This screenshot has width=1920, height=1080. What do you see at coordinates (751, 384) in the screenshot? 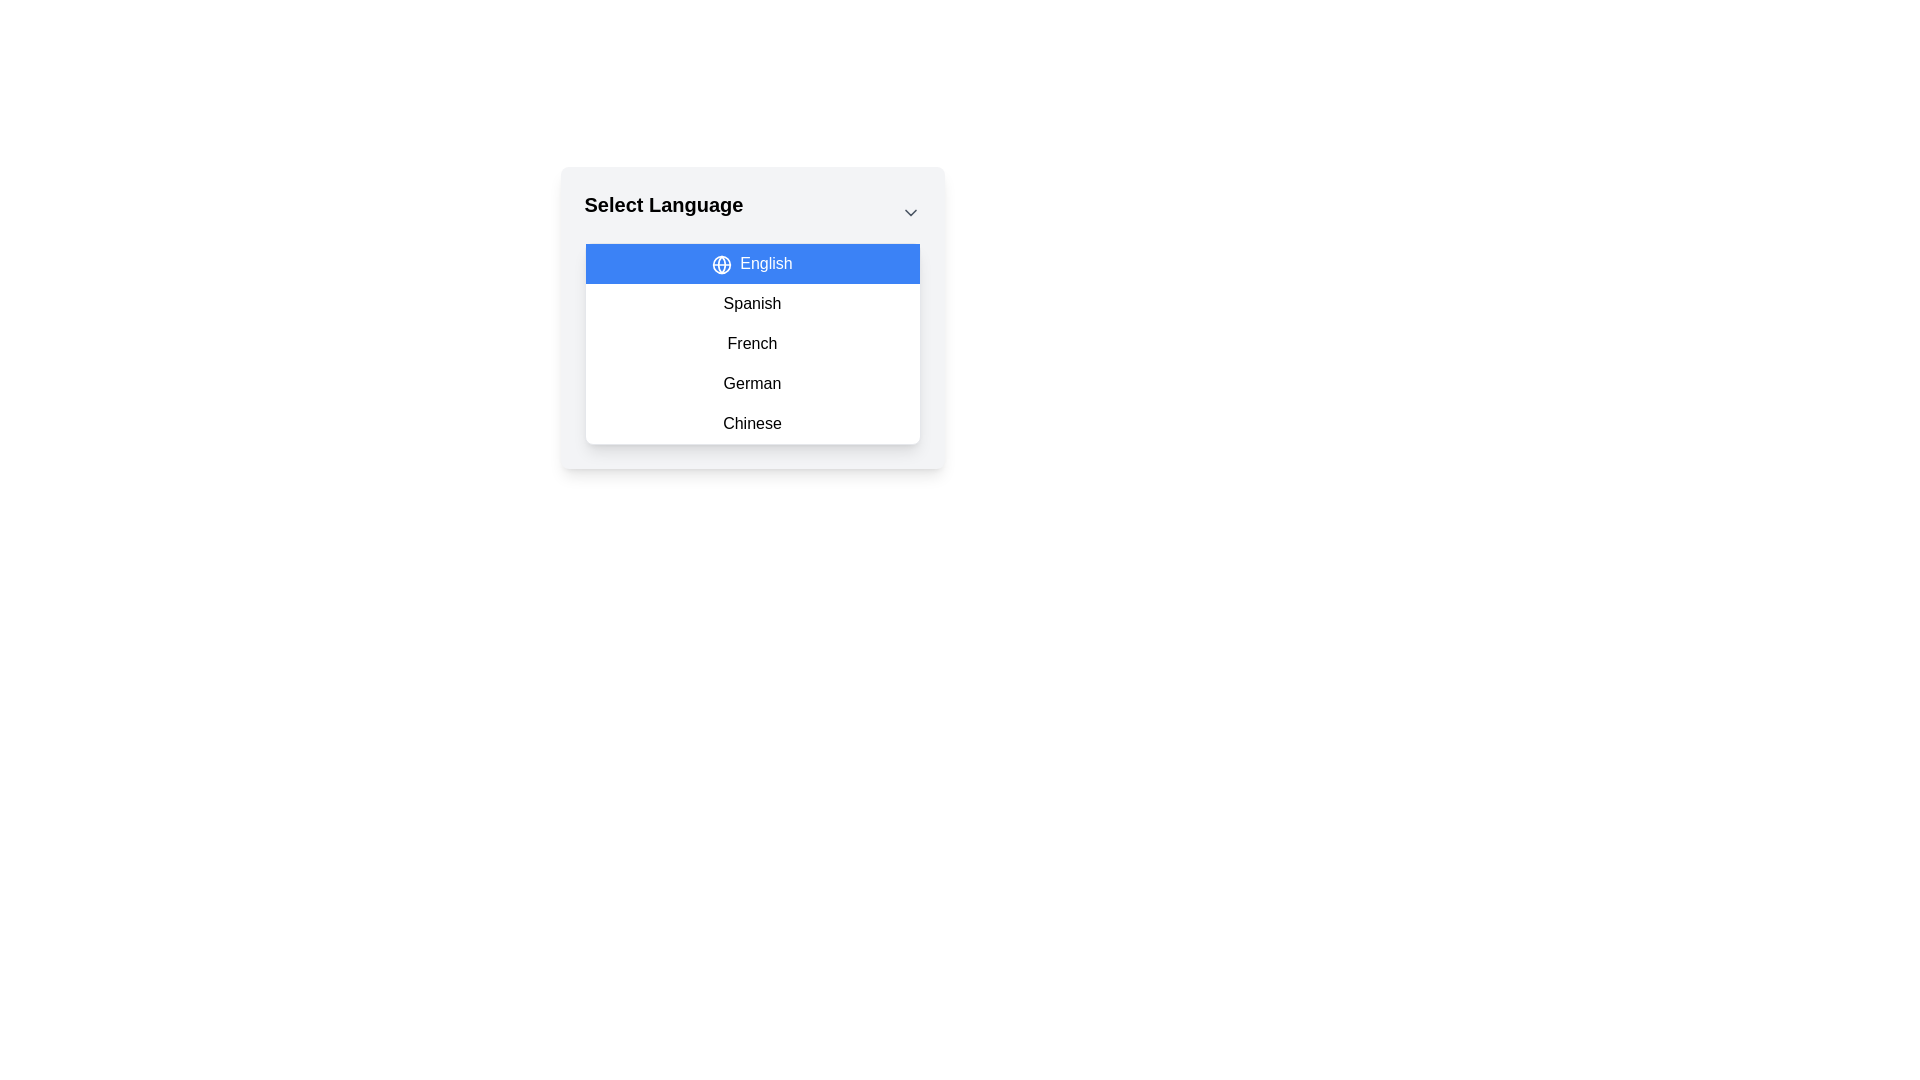
I see `the selectable text item for 'German' in the dropdown menu` at bounding box center [751, 384].